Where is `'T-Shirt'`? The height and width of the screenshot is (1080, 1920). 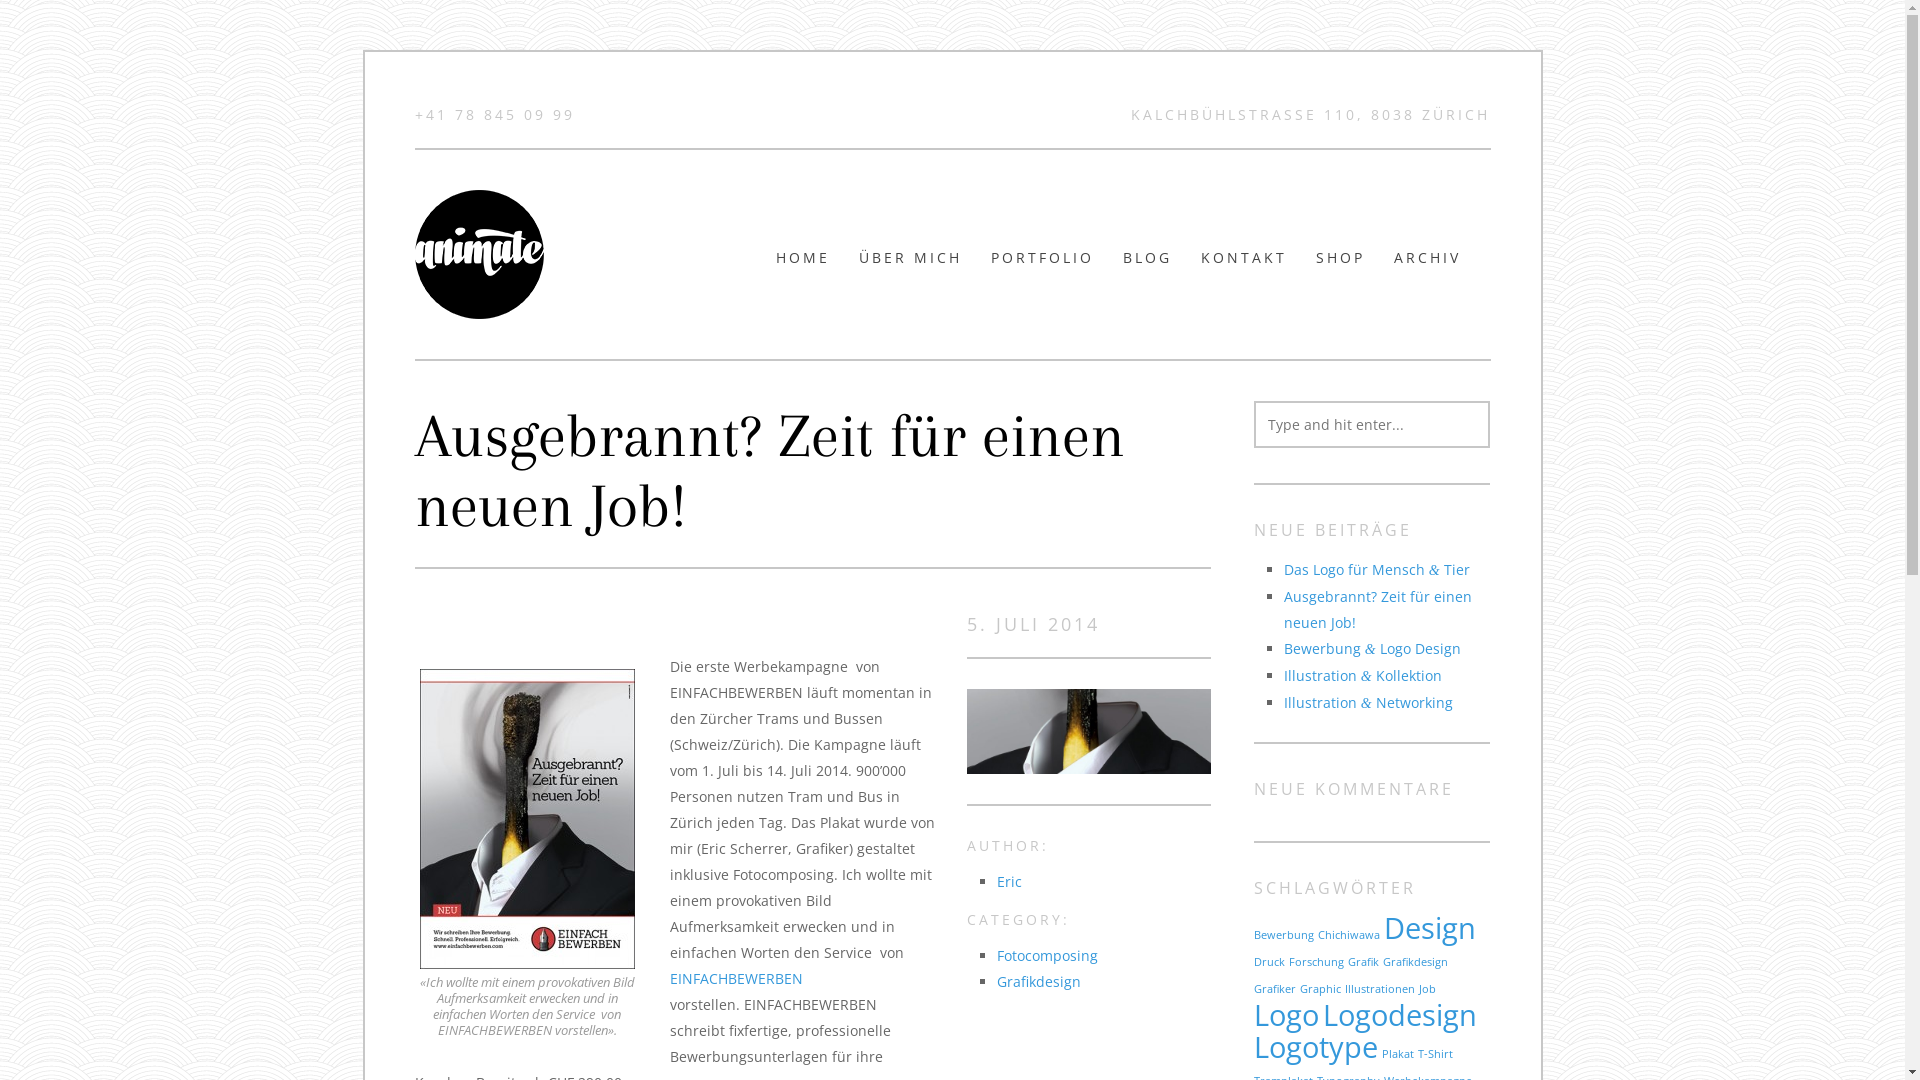
'T-Shirt' is located at coordinates (1434, 1052).